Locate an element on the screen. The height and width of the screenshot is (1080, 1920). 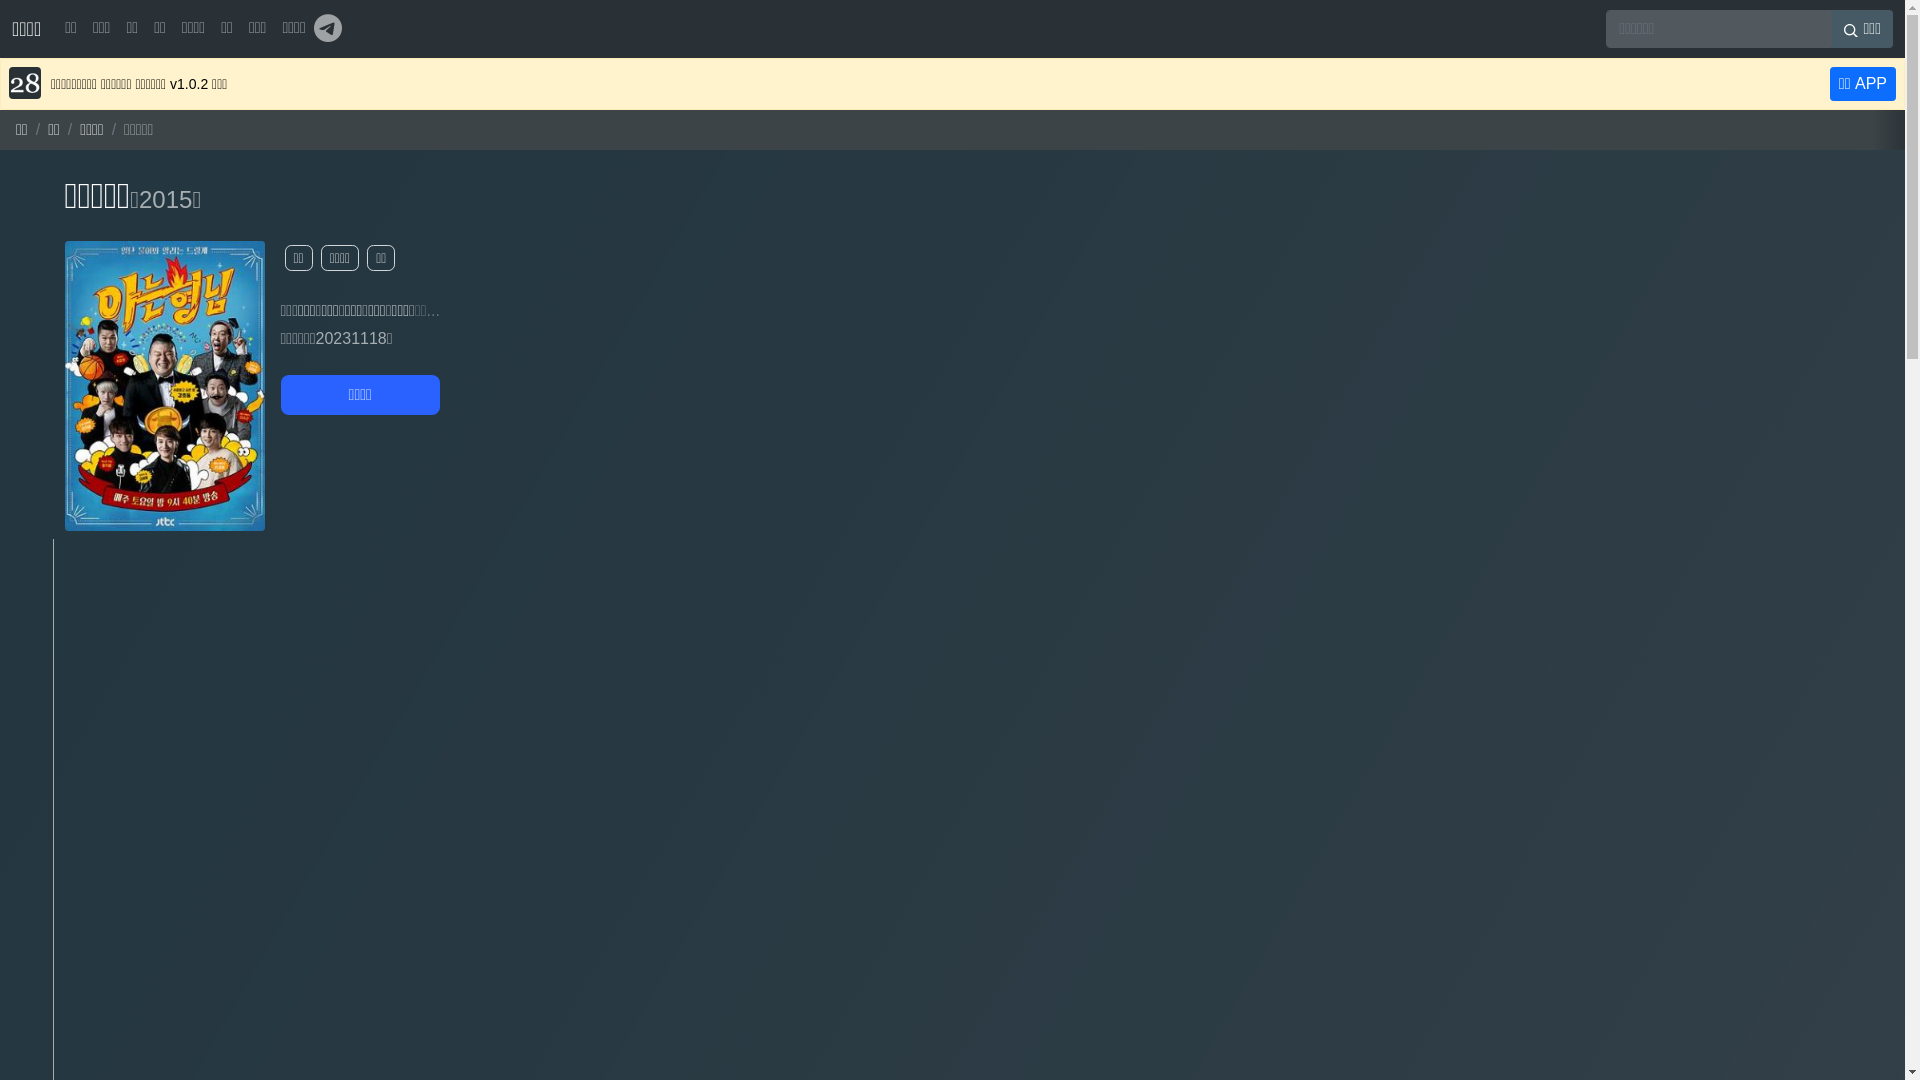
'2015' is located at coordinates (165, 199).